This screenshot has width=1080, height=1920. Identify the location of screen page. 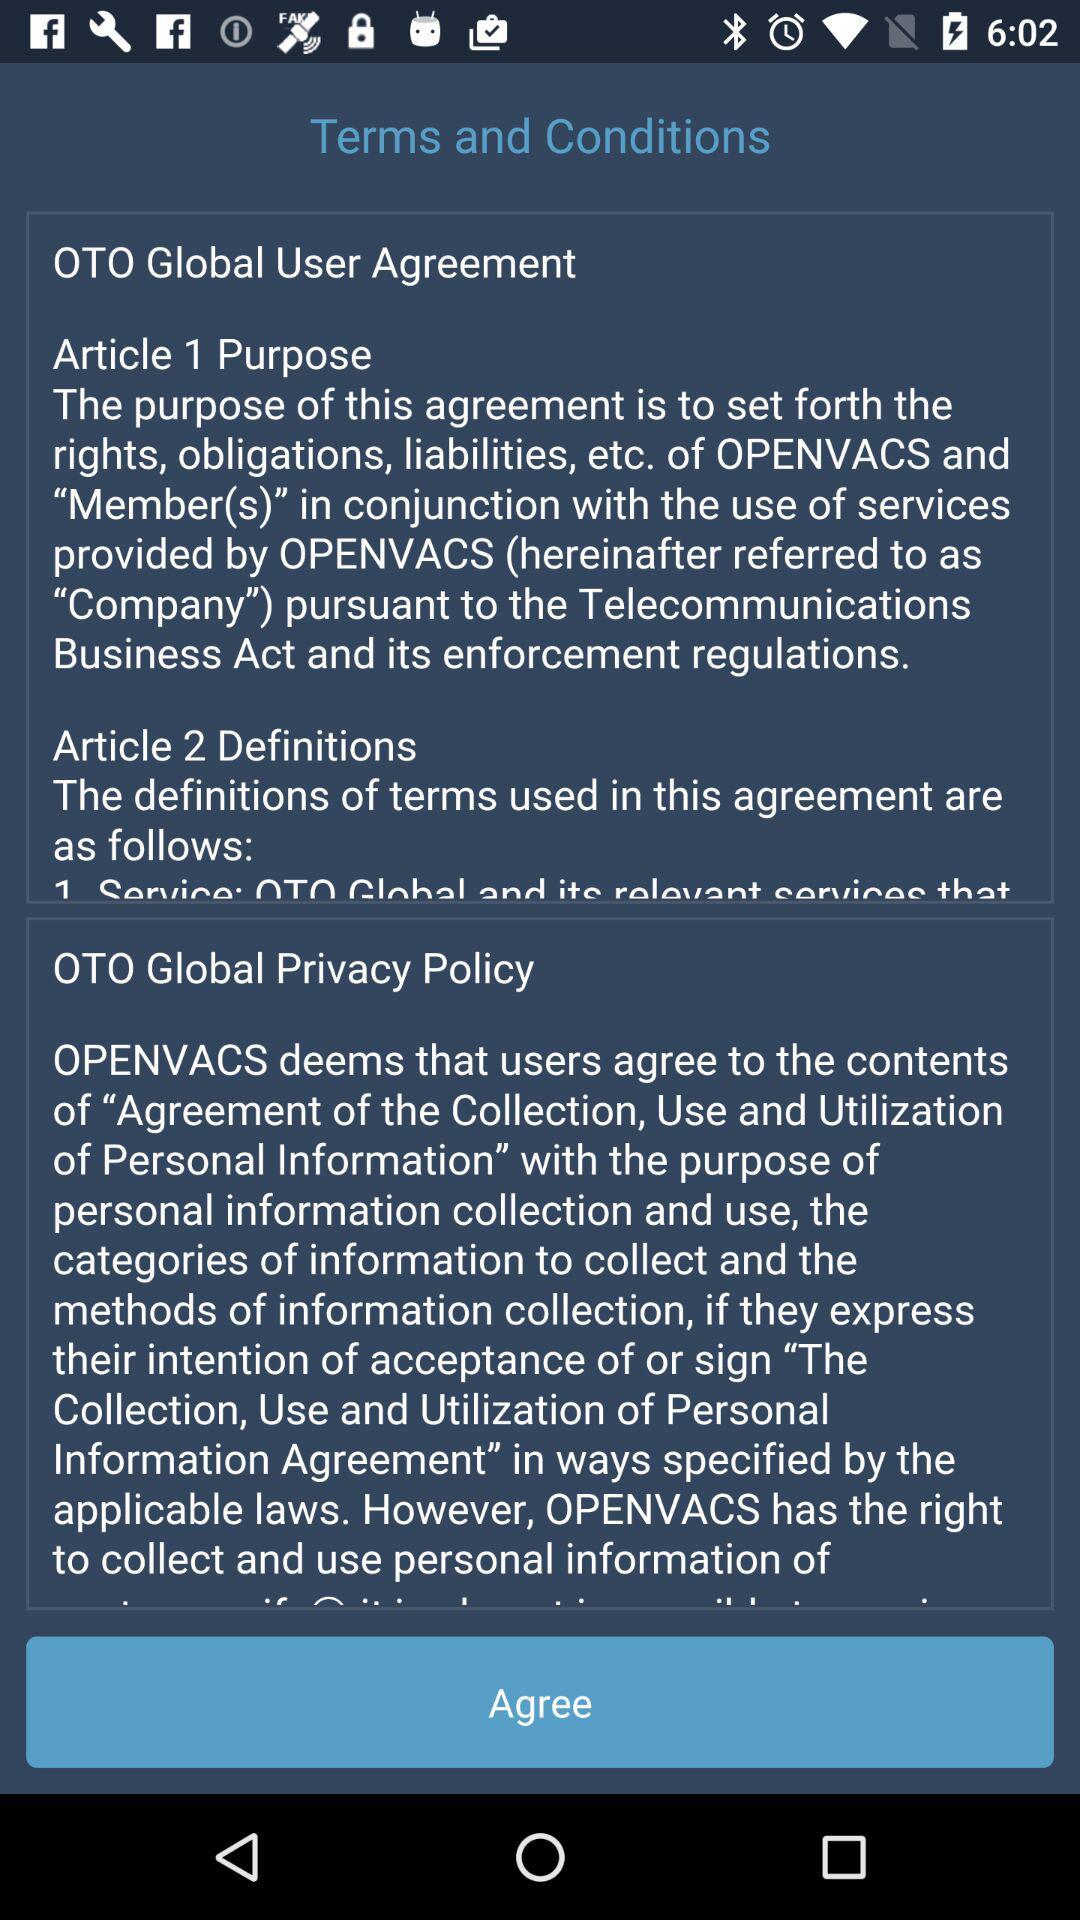
(540, 557).